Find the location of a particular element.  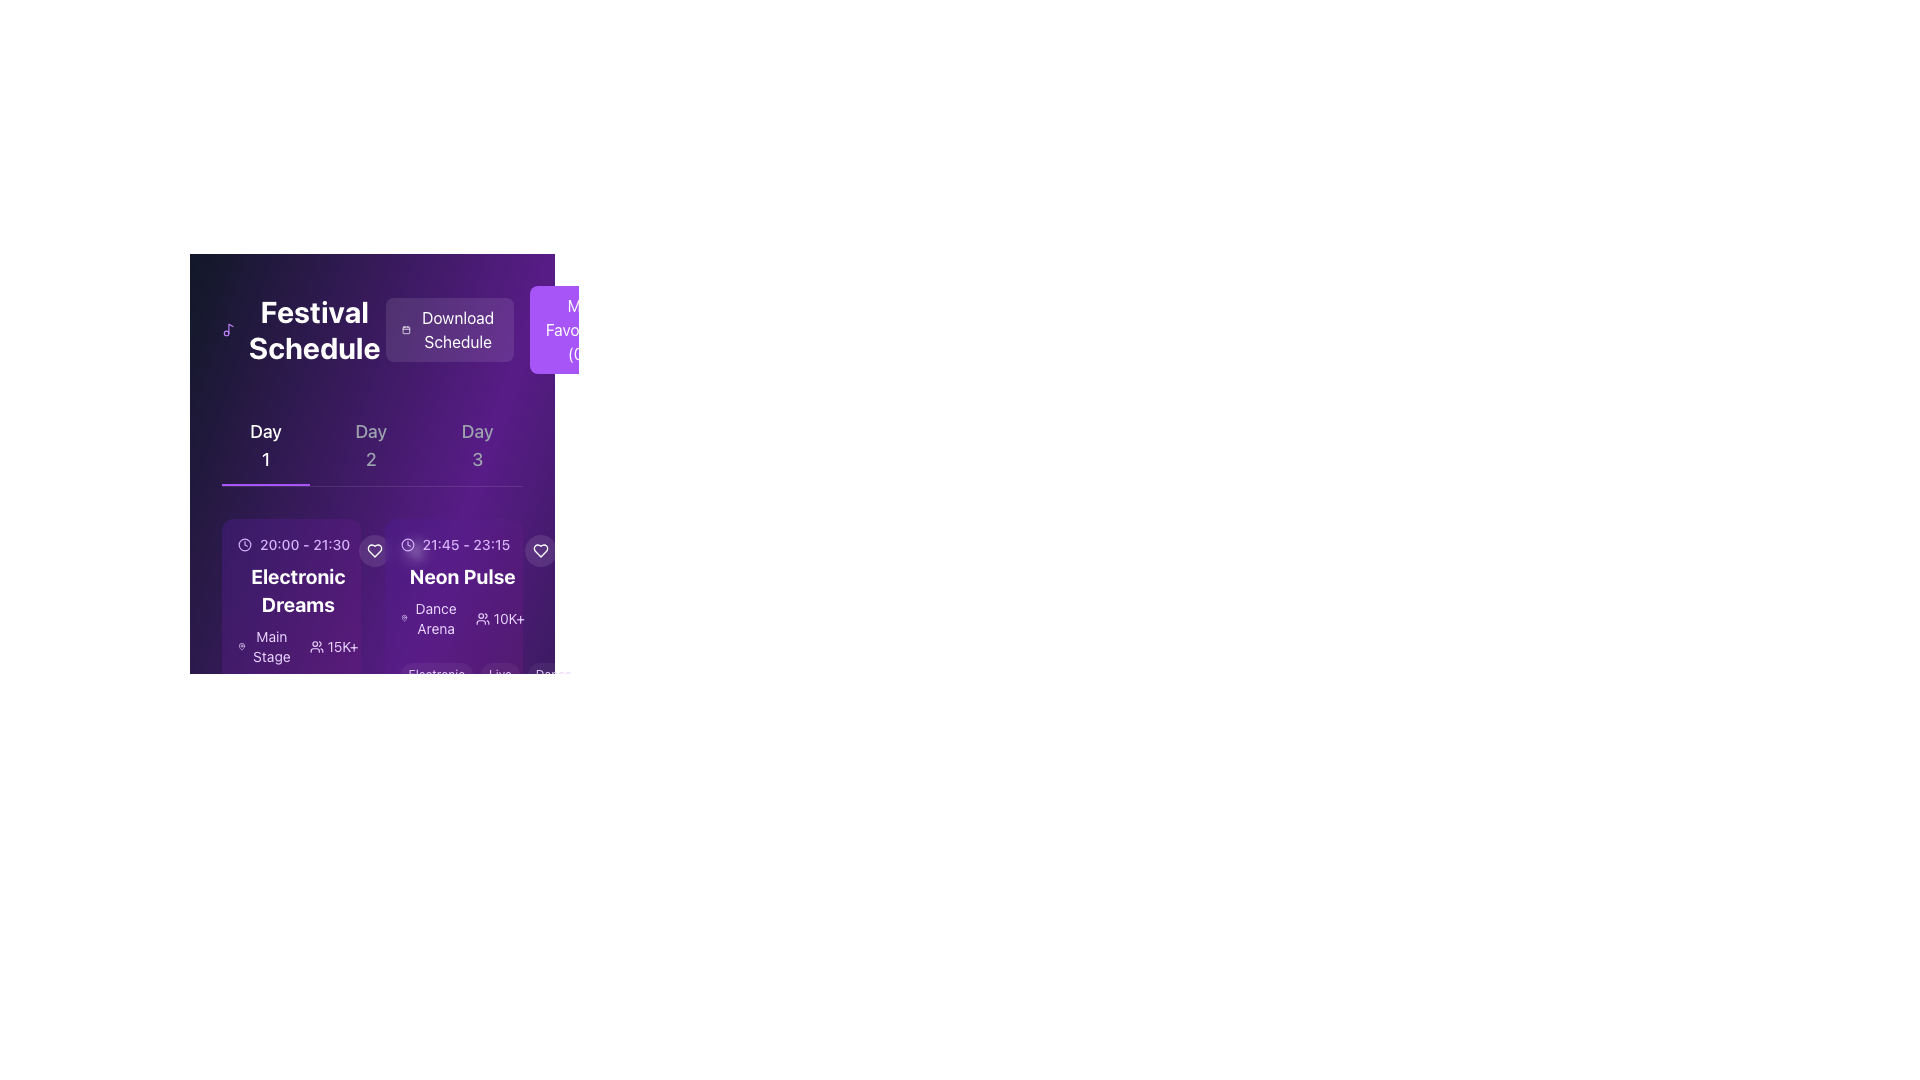

the second informational card under 'Day 1' in the 'Festival Schedule' section is located at coordinates (461, 585).